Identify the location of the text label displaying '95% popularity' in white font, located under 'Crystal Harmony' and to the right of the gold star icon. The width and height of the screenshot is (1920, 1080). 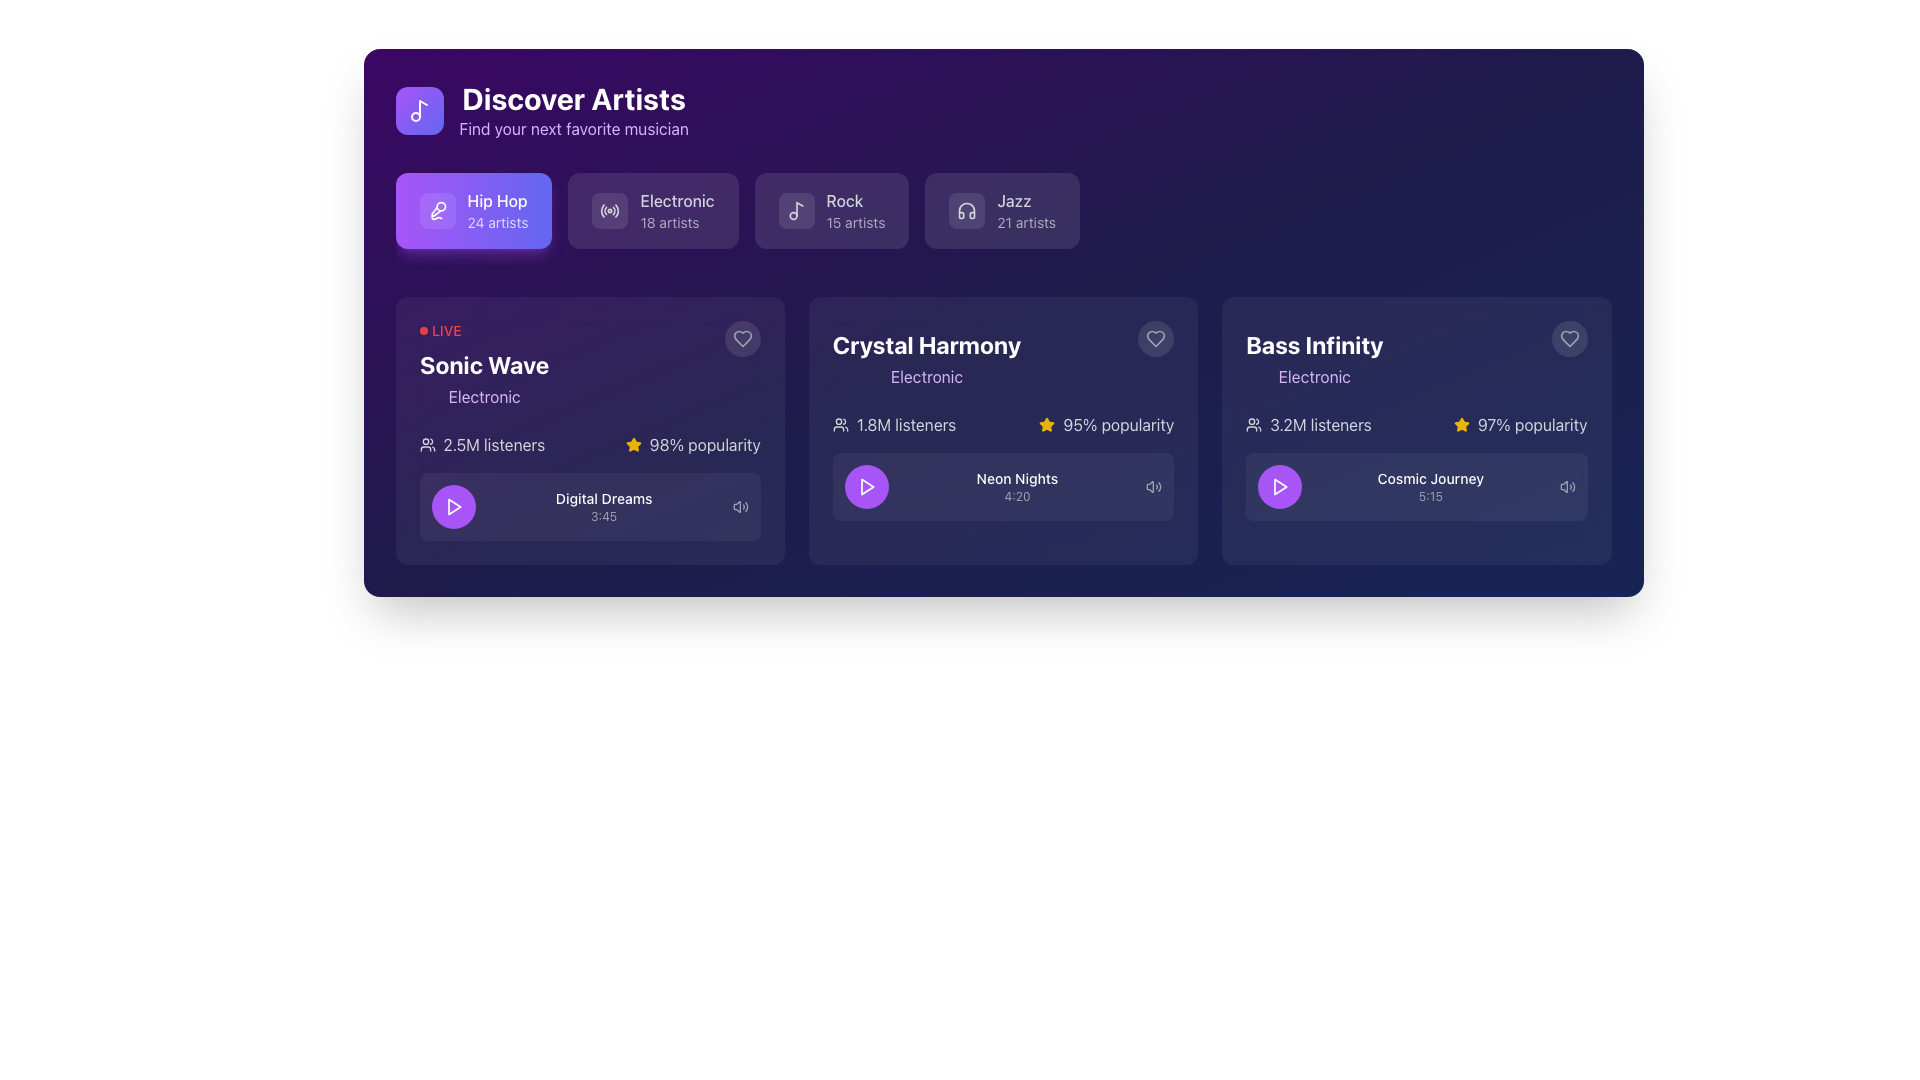
(1117, 423).